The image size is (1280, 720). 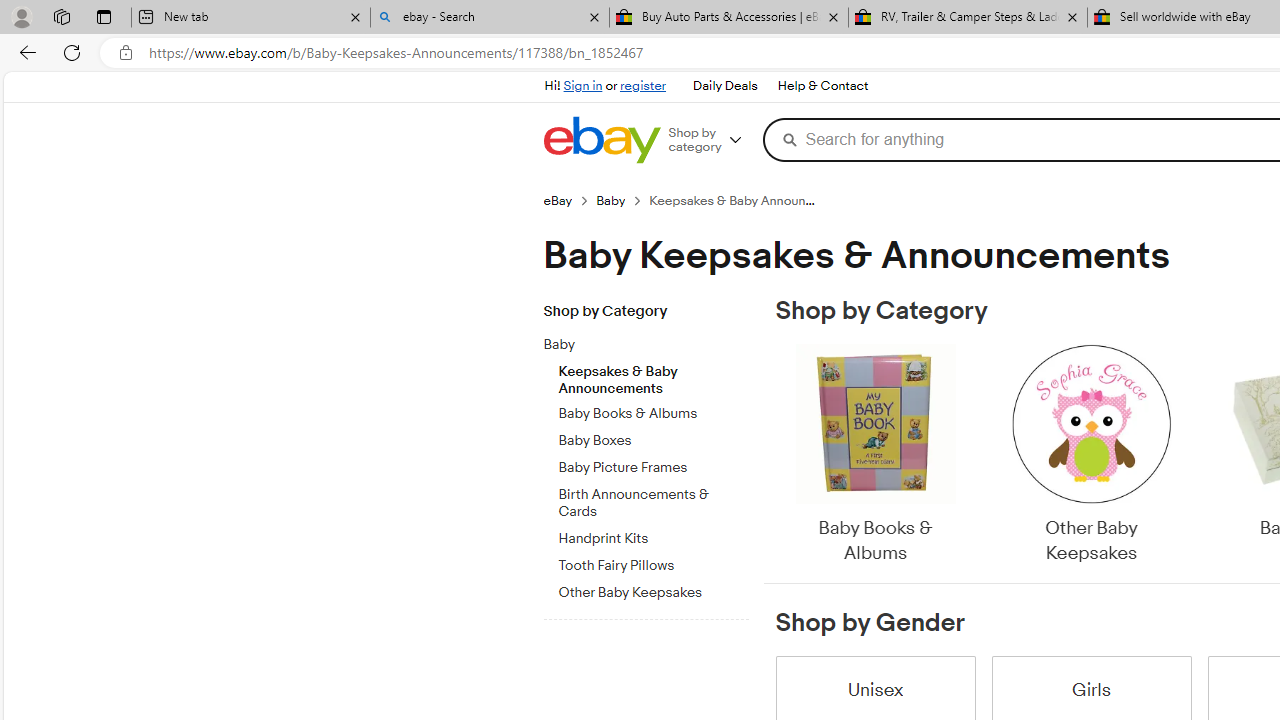 What do you see at coordinates (874, 455) in the screenshot?
I see `'Baby Books & Albums'` at bounding box center [874, 455].